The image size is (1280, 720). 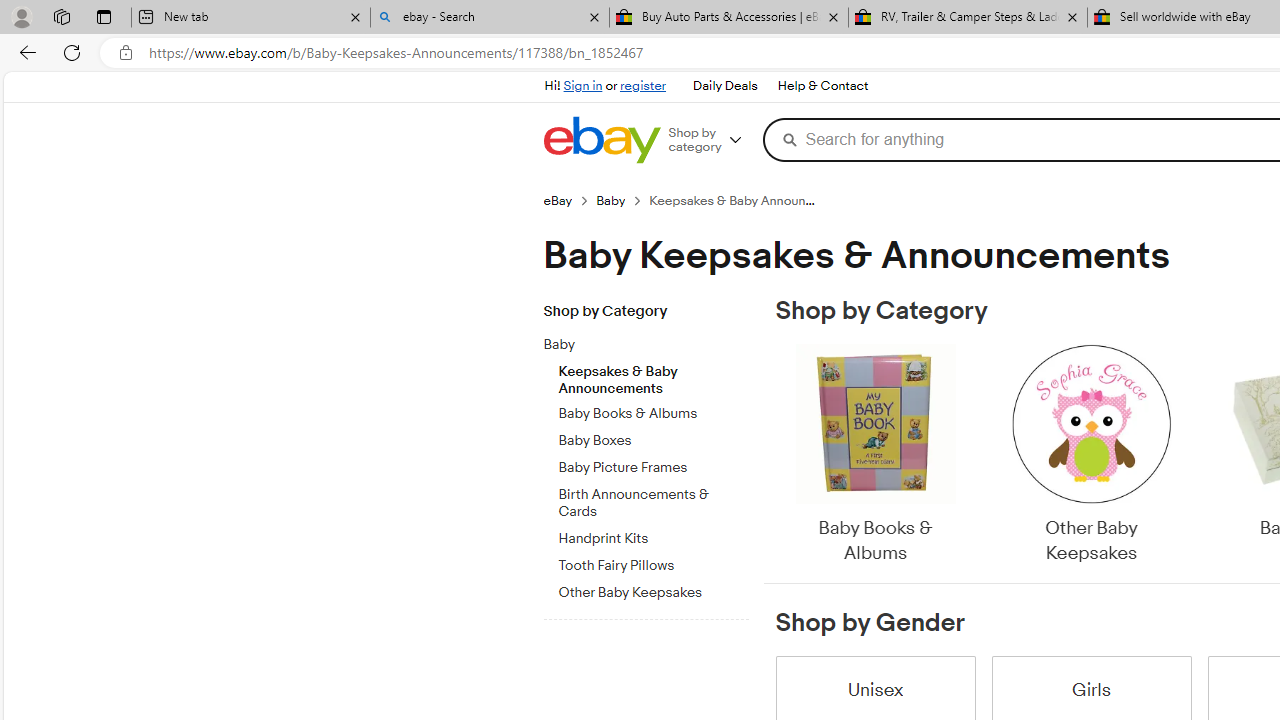 What do you see at coordinates (874, 455) in the screenshot?
I see `'Baby Books & Albums'` at bounding box center [874, 455].